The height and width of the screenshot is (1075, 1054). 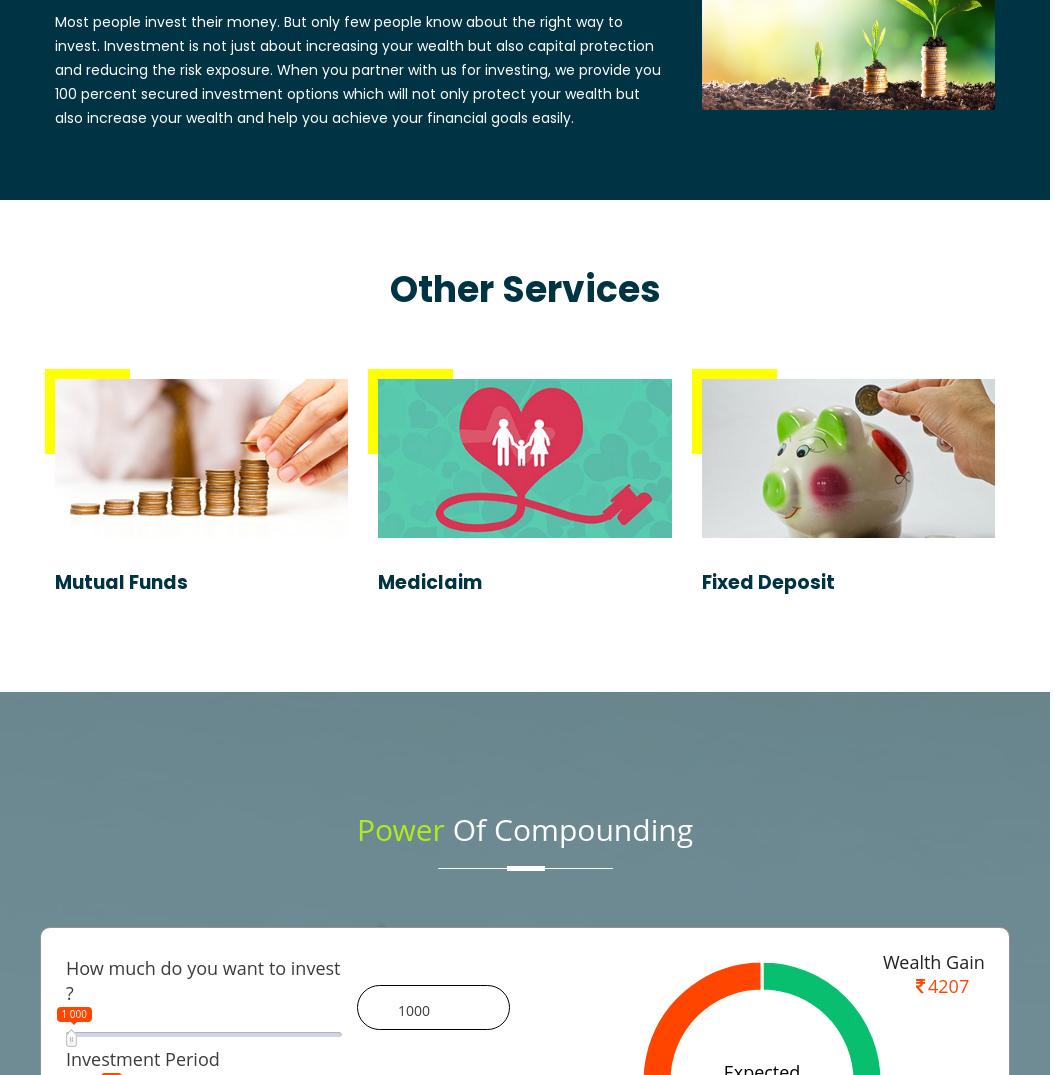 I want to click on 'Mutual Funds', so click(x=121, y=581).